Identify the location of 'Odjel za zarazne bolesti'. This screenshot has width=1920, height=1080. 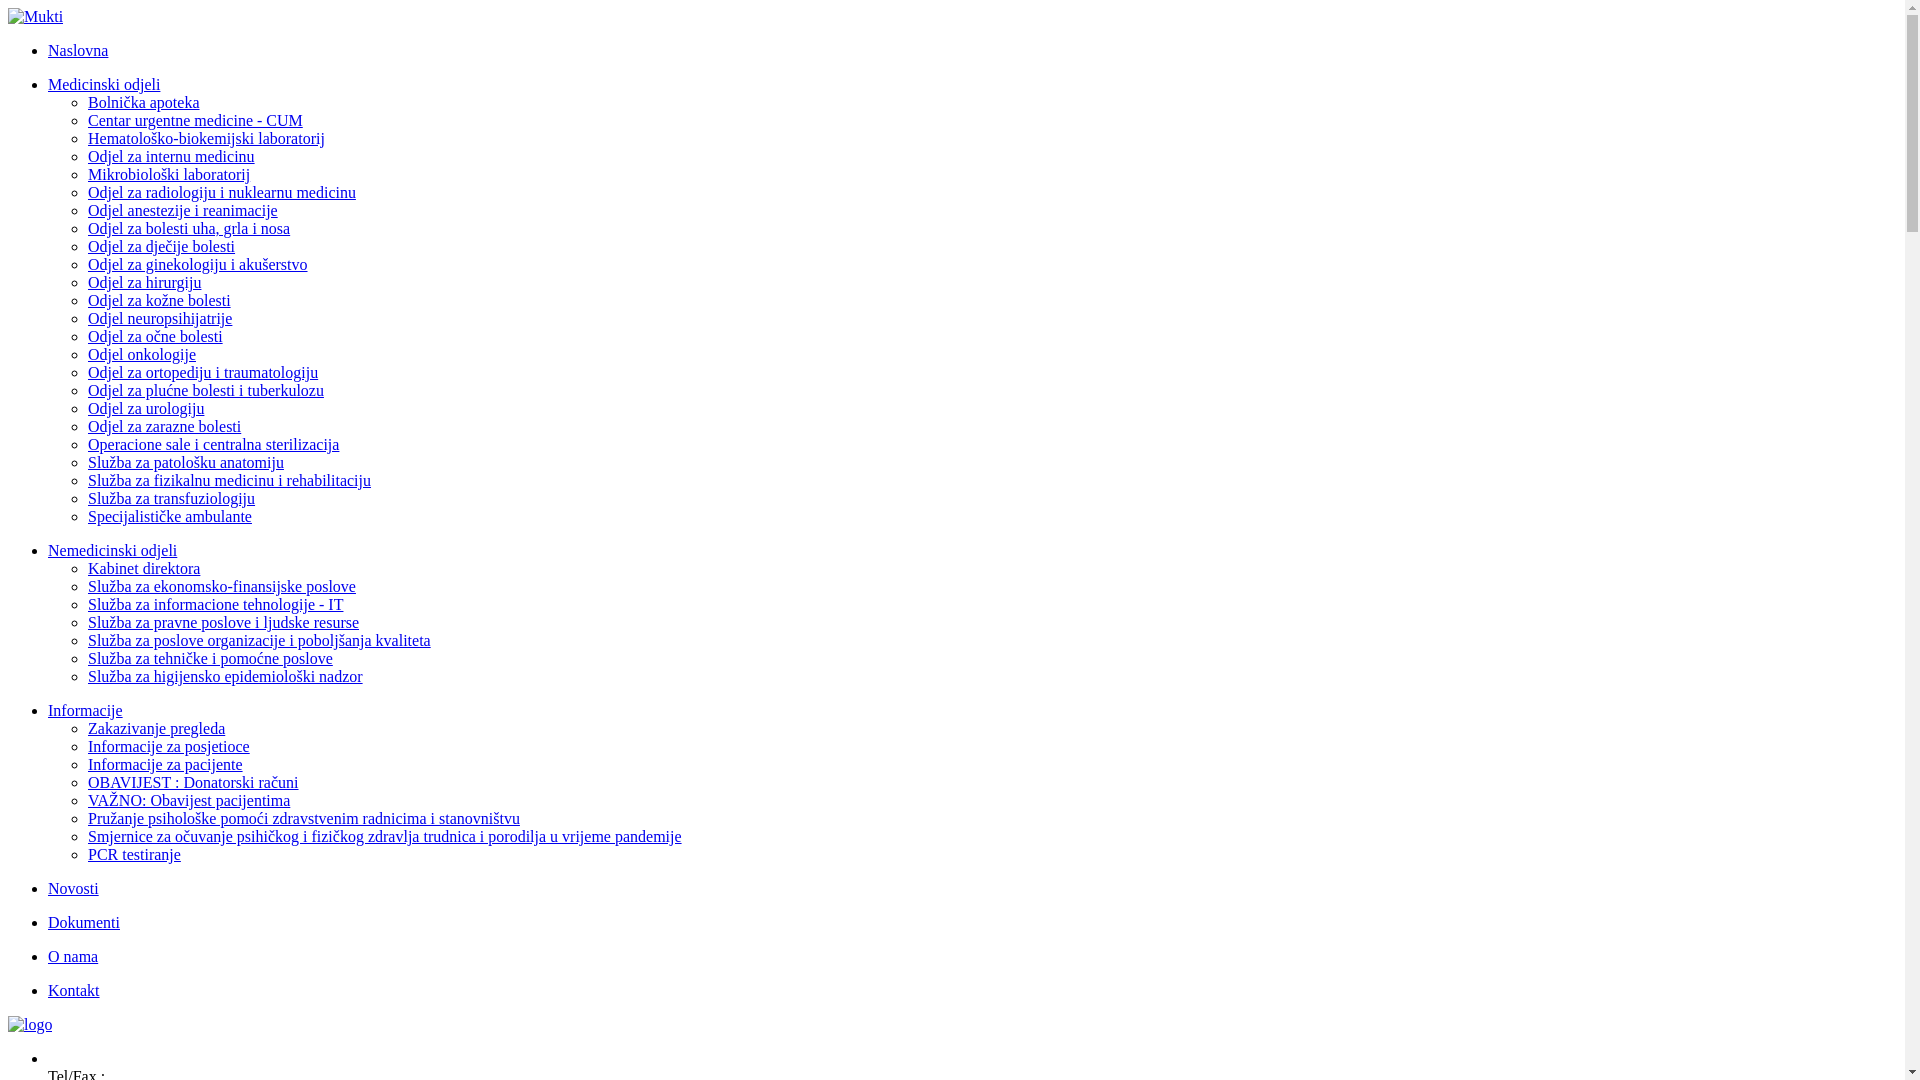
(164, 425).